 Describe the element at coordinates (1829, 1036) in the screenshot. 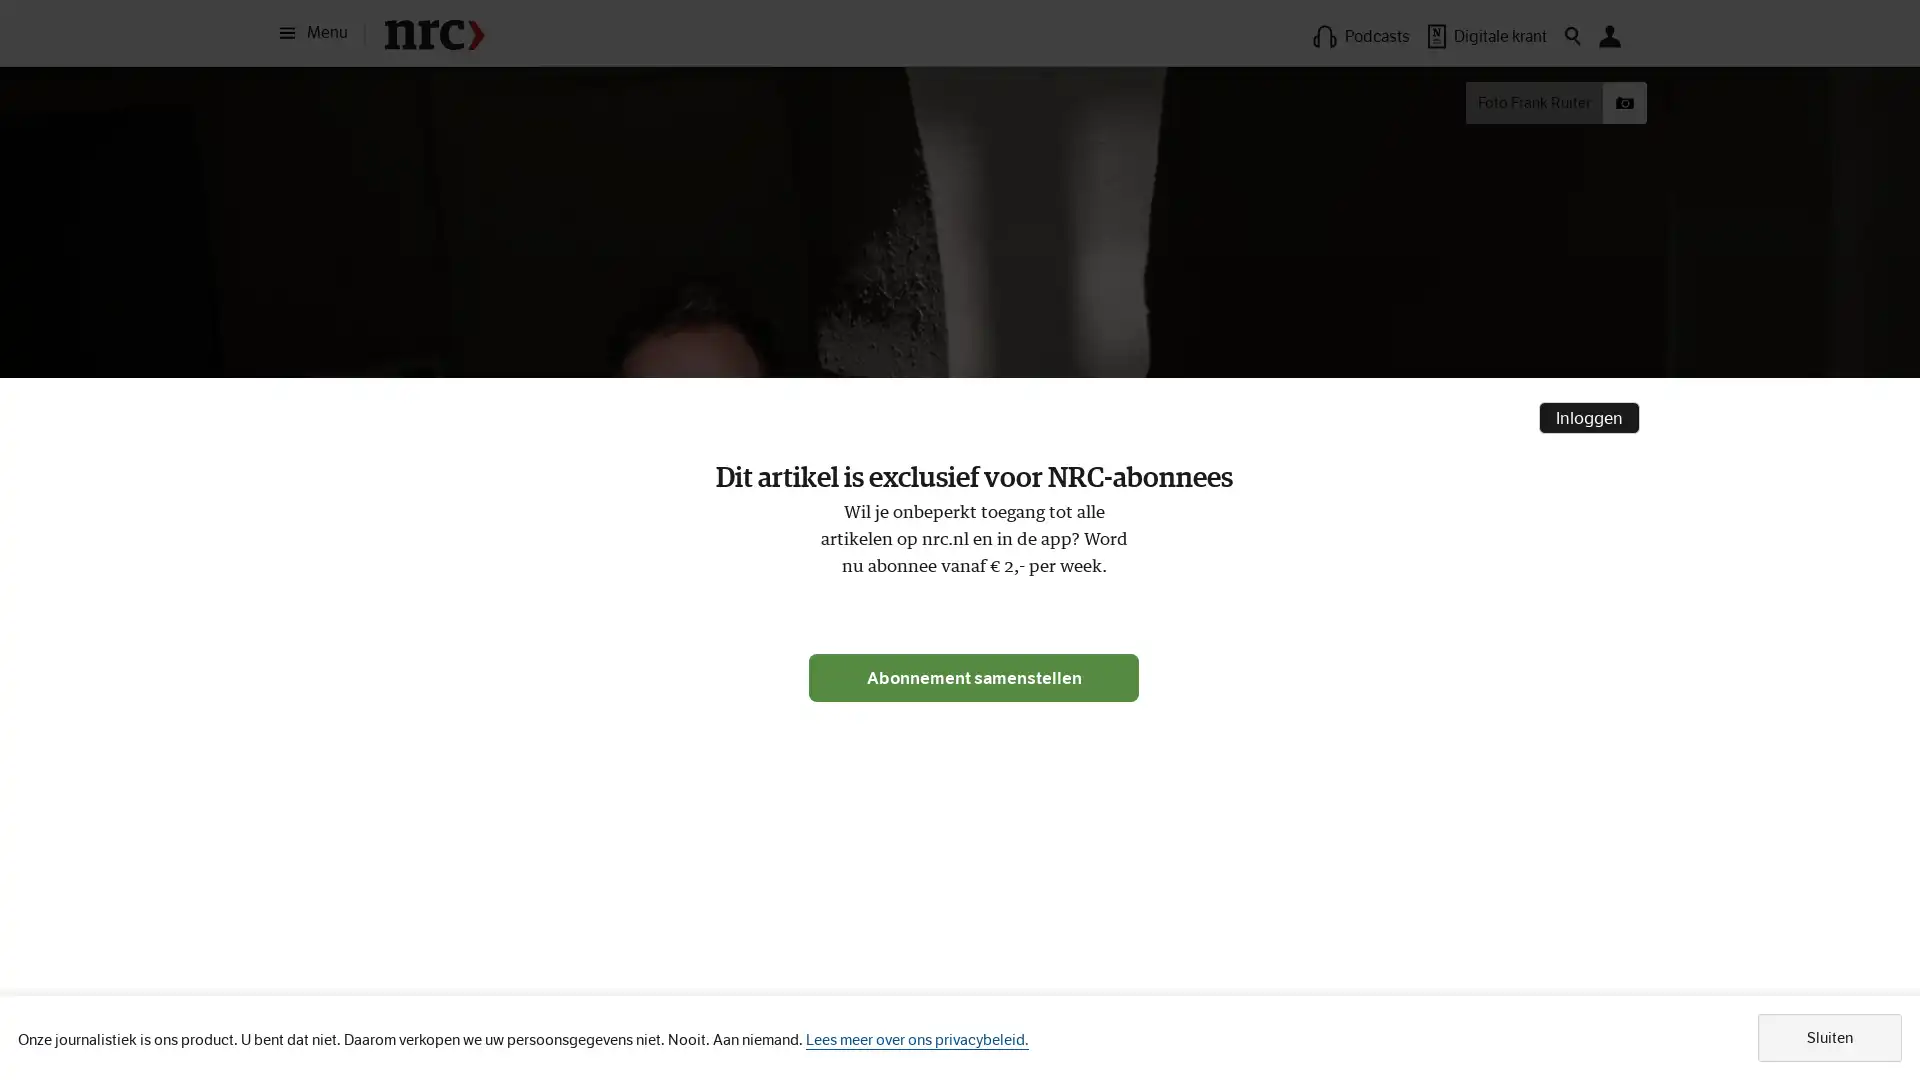

I see `Sluiten` at that location.